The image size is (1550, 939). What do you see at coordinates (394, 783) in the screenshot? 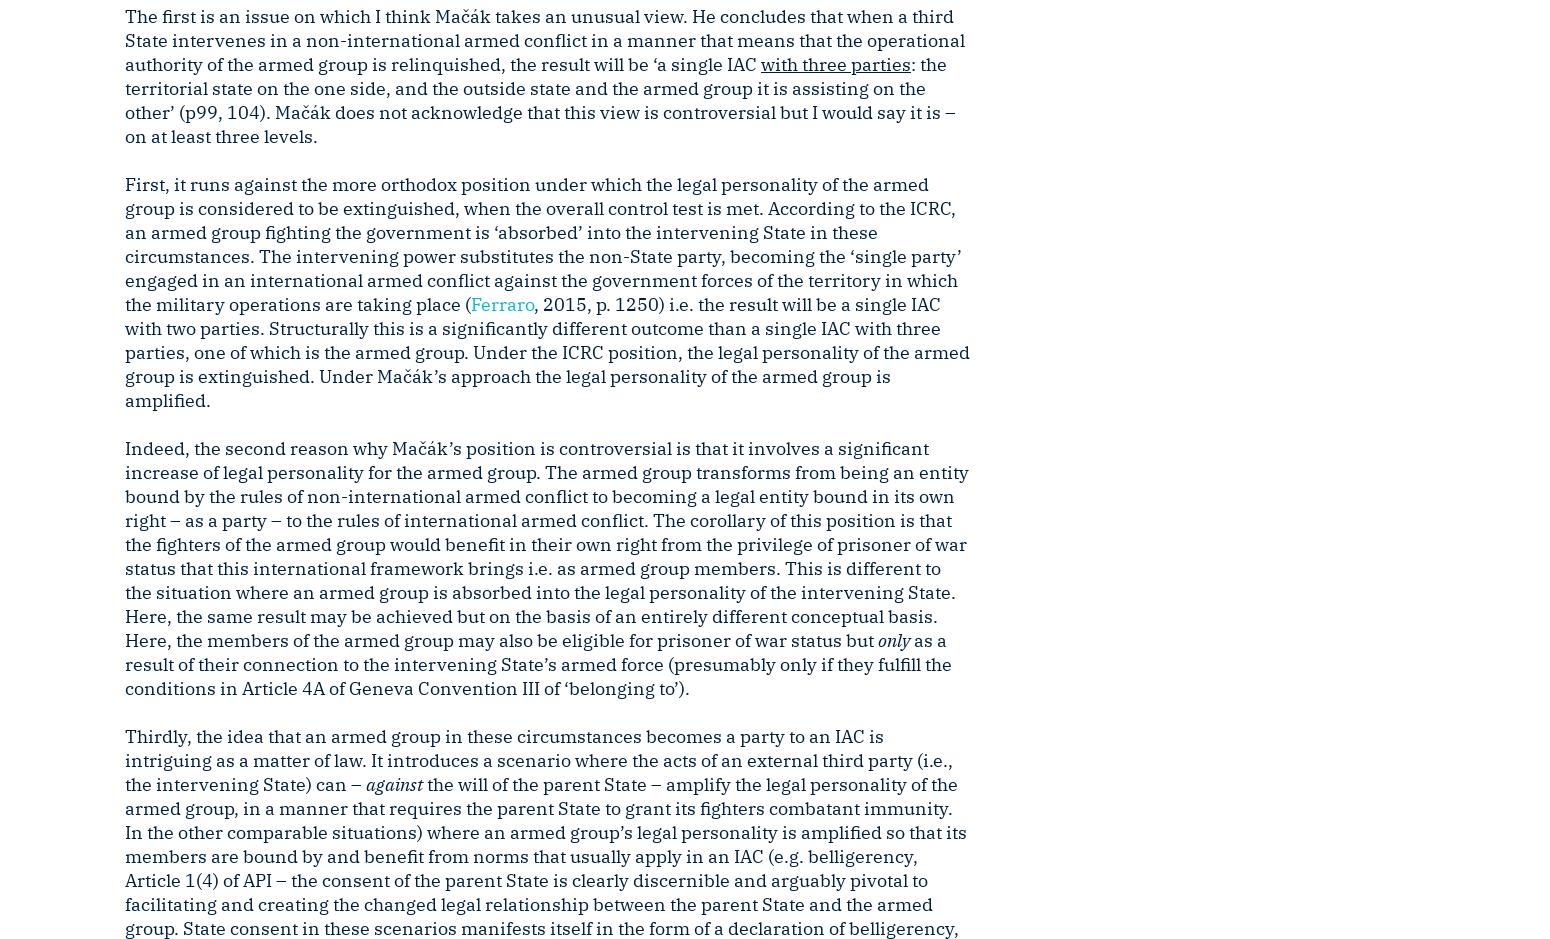
I see `'against'` at bounding box center [394, 783].